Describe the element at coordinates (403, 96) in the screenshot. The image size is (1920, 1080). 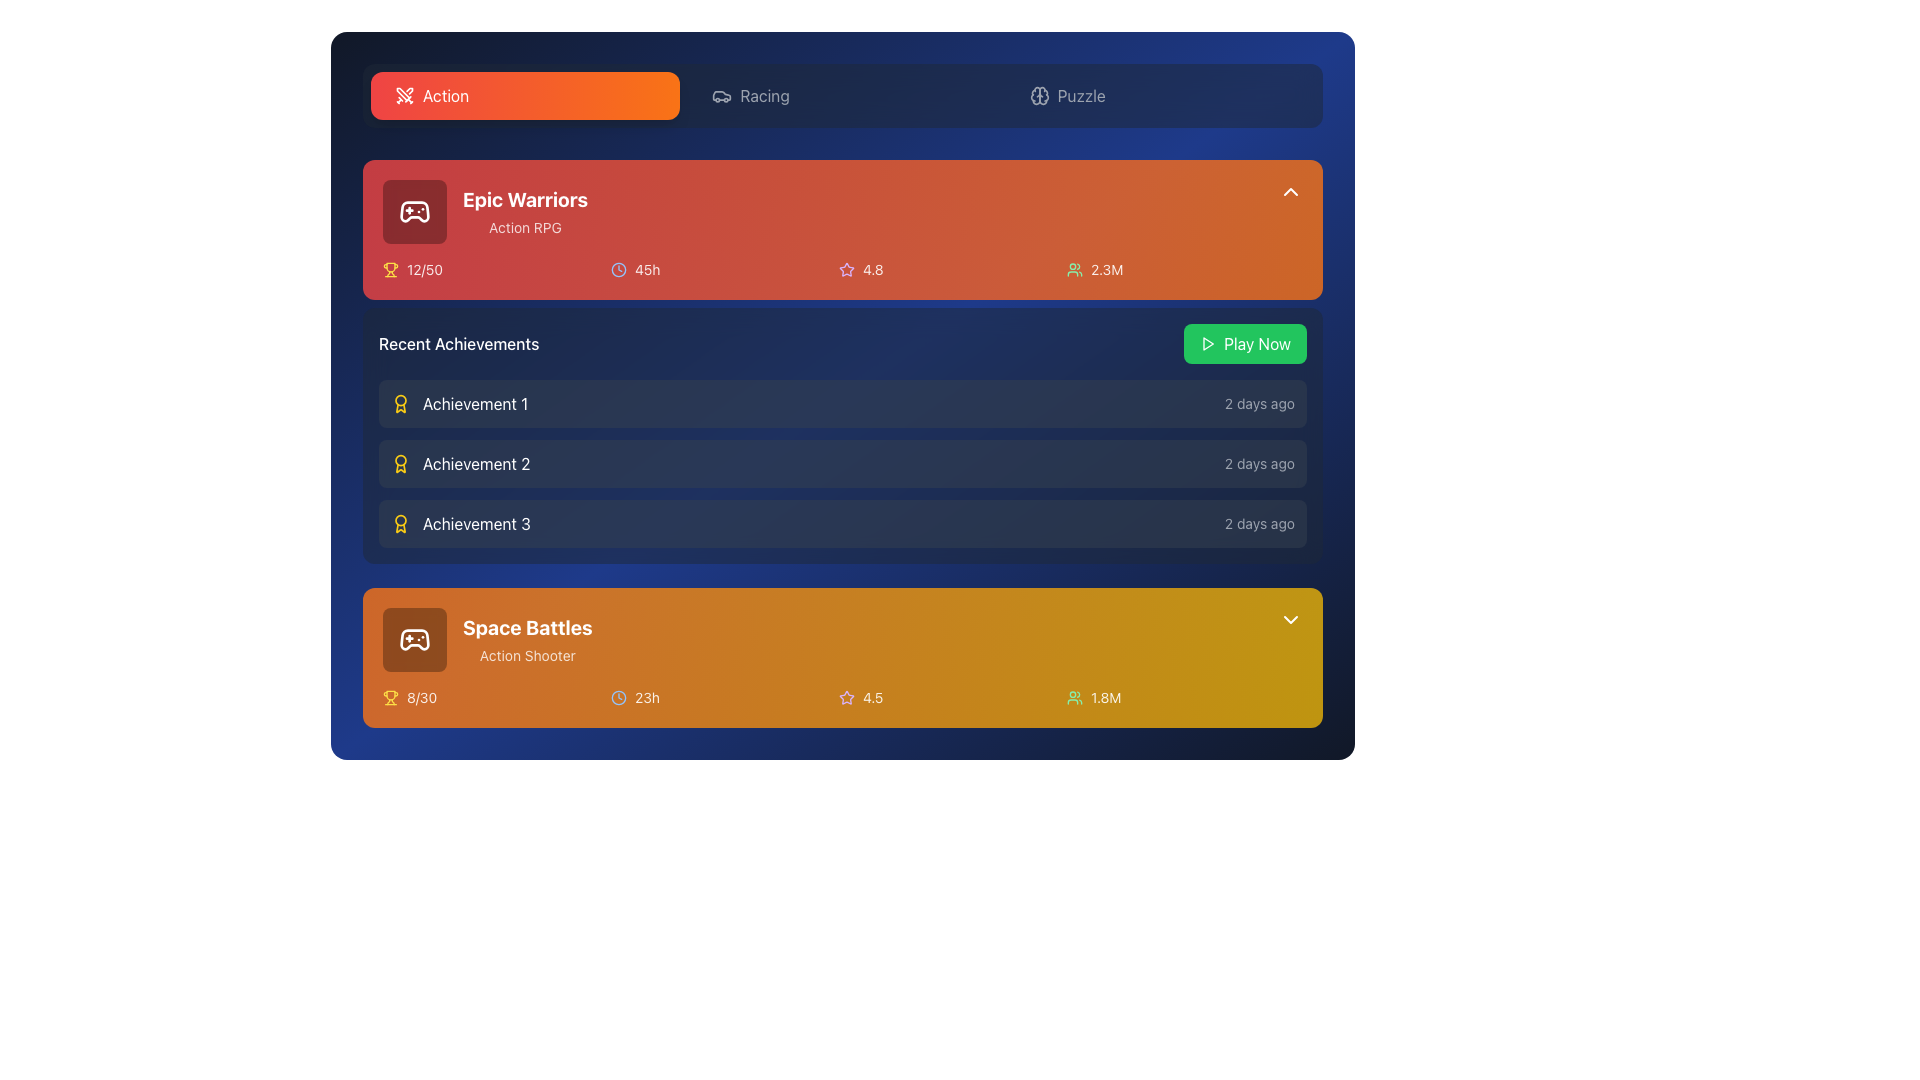
I see `decorative icon located to the far left of the 'Action' button in the 'Action' tab for design purposes` at that location.